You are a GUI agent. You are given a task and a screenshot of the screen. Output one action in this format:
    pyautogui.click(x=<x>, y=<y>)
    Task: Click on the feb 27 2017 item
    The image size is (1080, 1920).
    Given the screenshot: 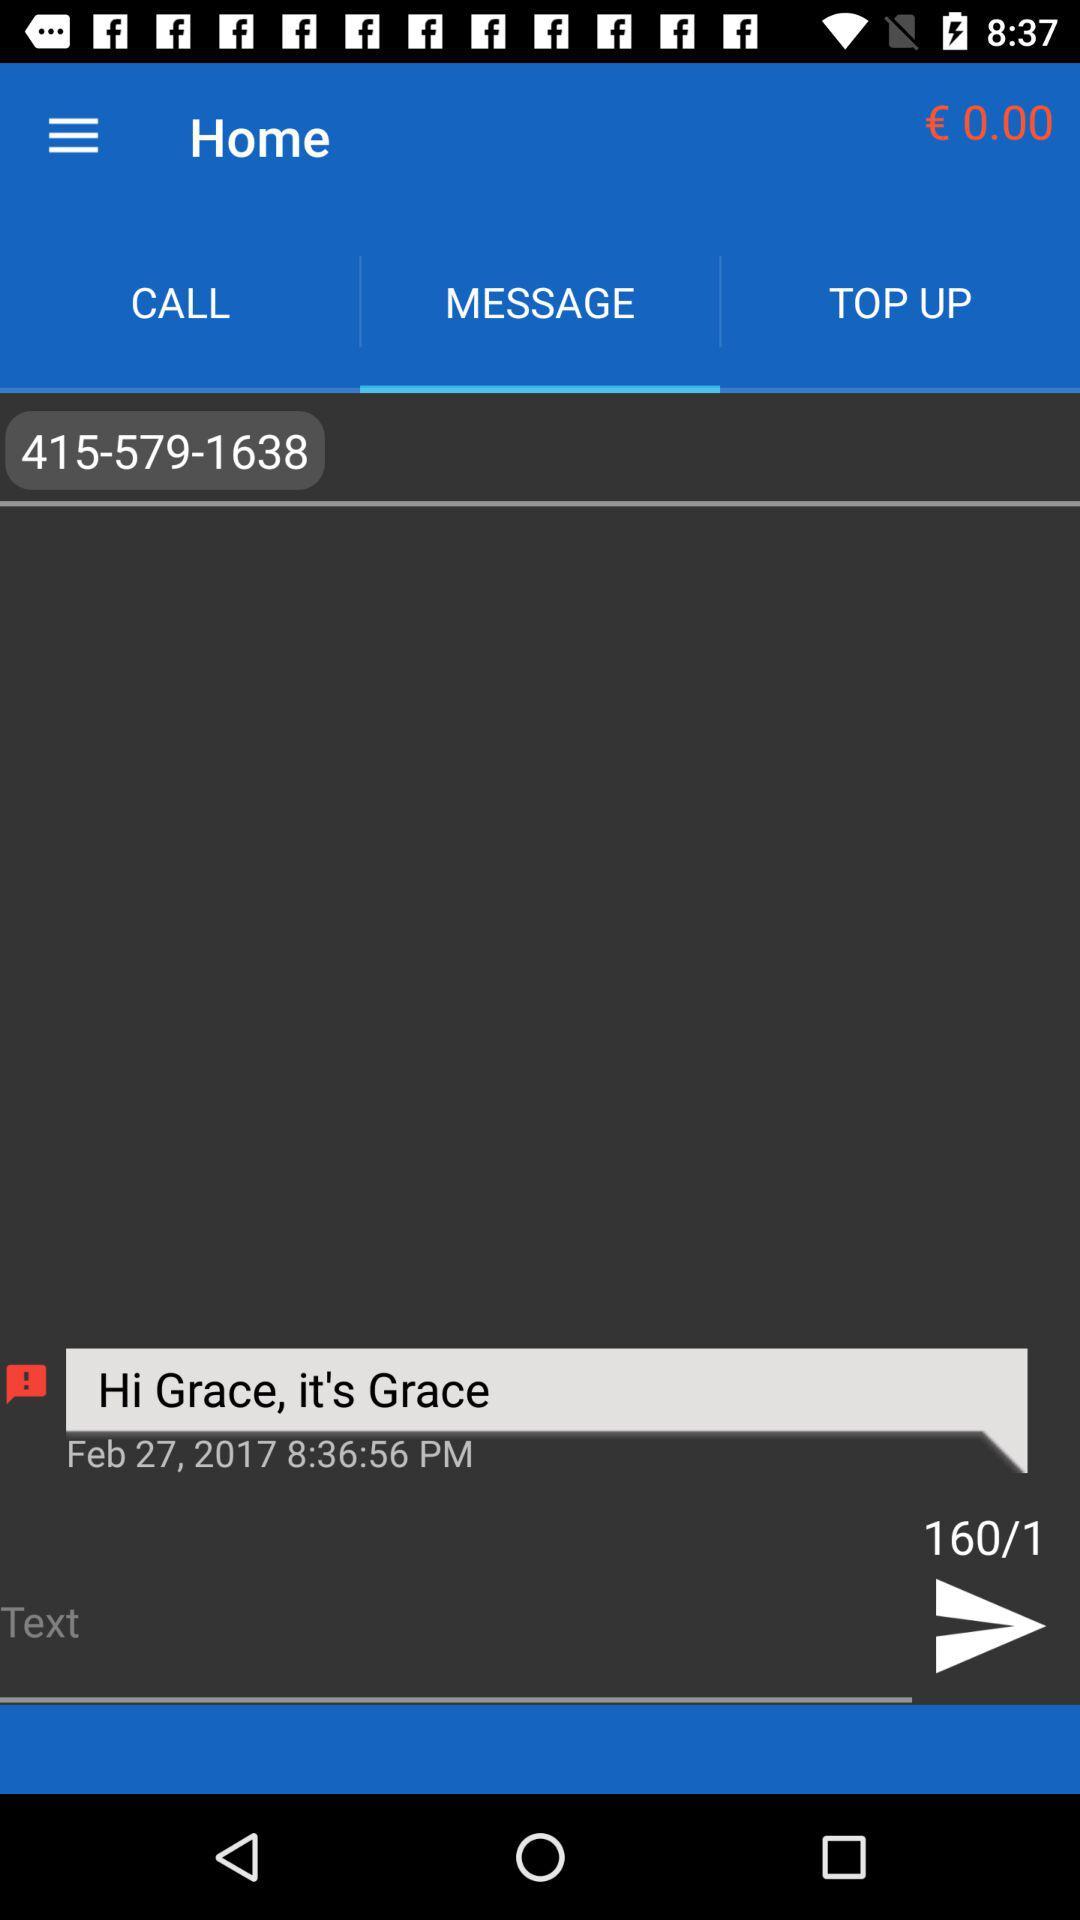 What is the action you would take?
    pyautogui.click(x=546, y=1450)
    